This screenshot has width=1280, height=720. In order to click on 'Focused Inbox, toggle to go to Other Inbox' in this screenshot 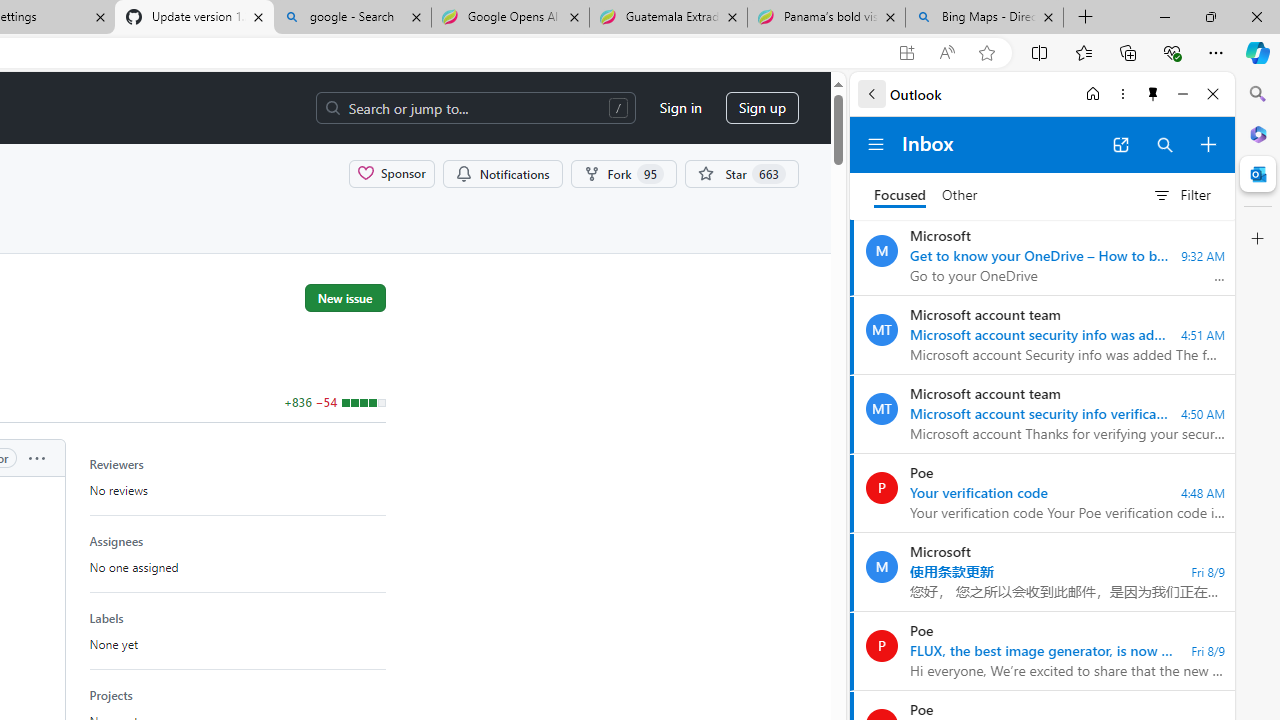, I will do `click(925, 195)`.